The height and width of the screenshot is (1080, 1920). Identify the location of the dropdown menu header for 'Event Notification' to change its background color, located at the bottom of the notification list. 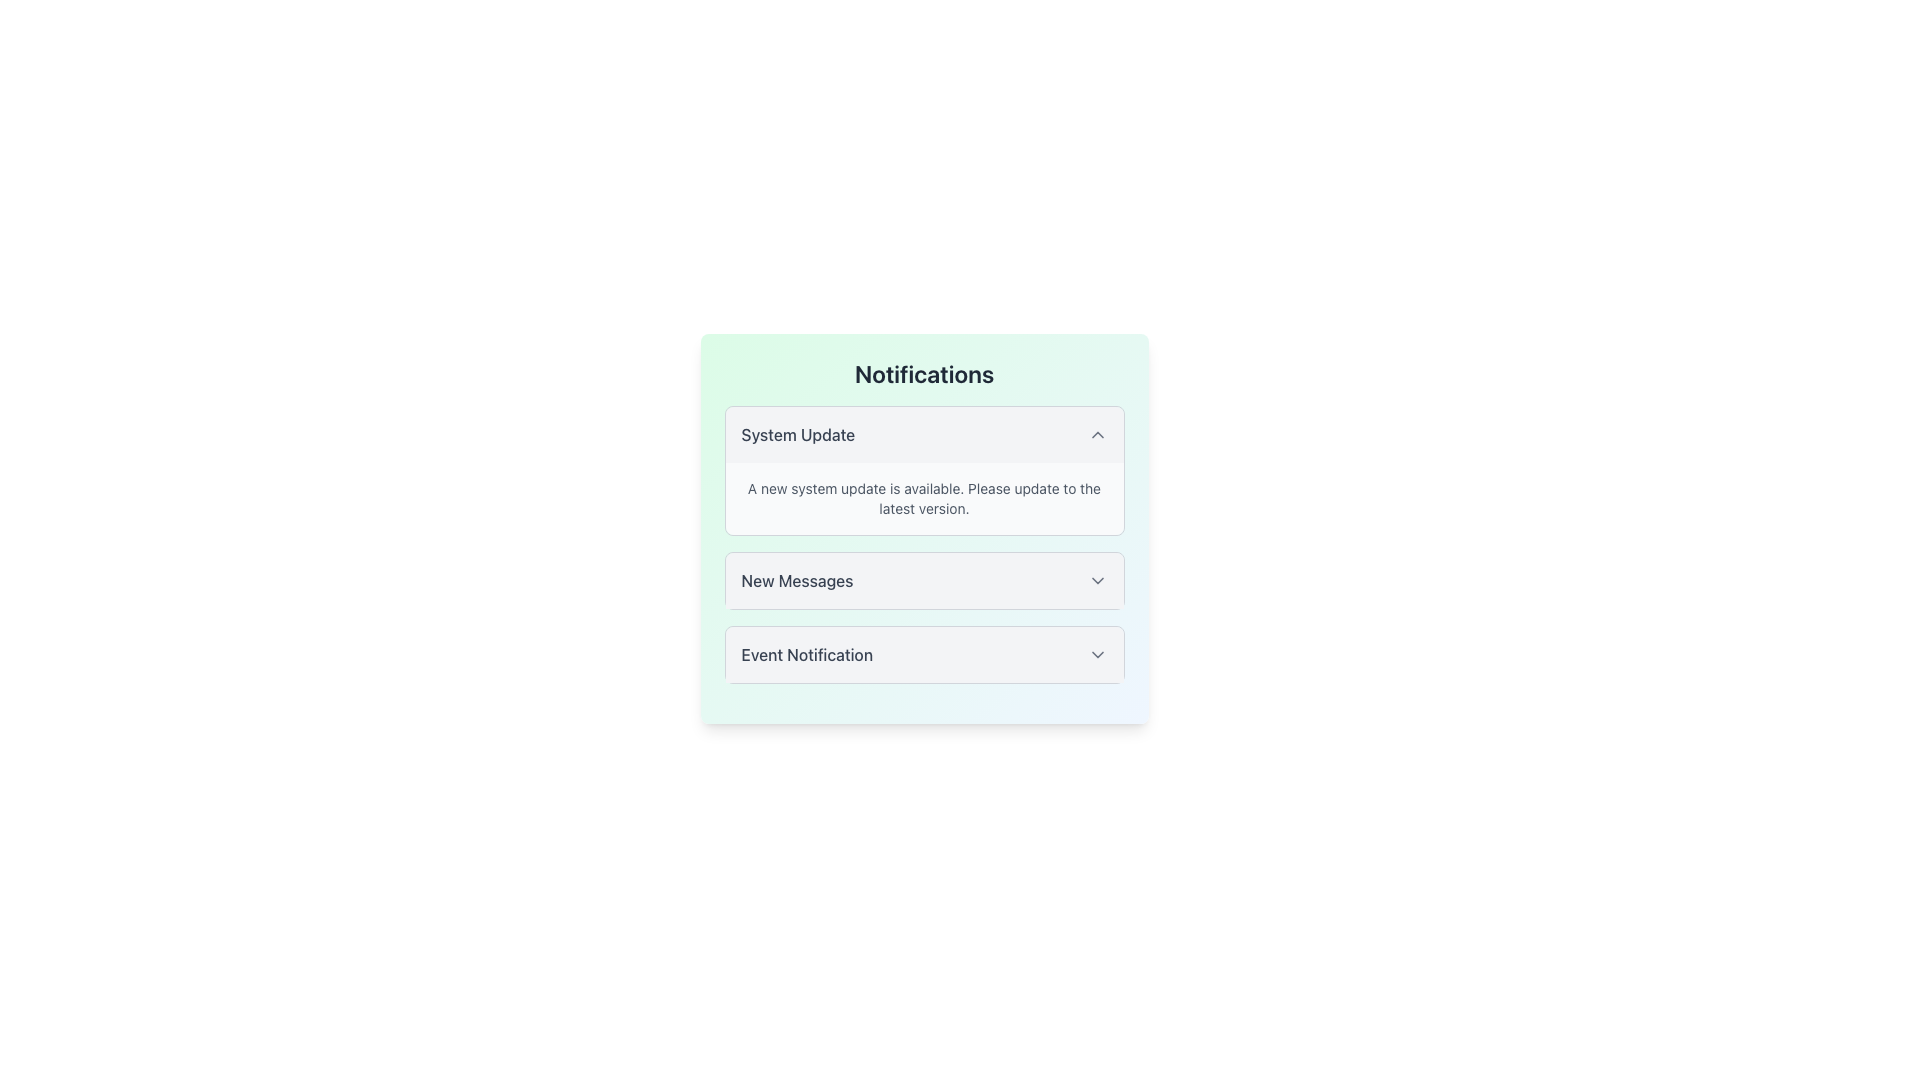
(923, 655).